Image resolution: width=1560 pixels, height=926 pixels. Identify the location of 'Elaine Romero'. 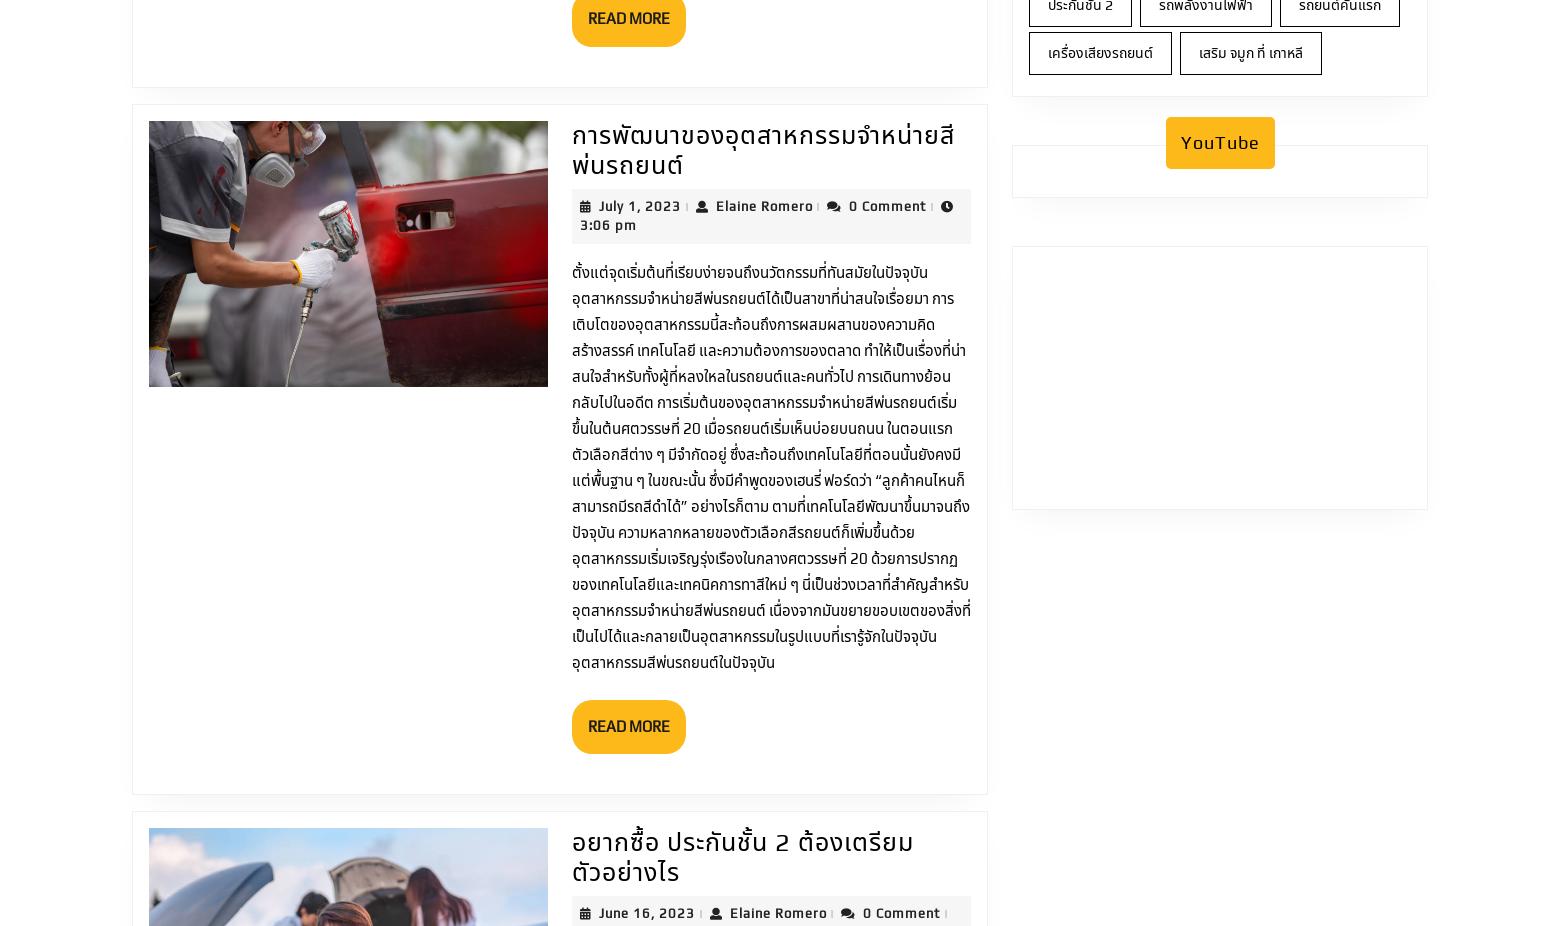
(807, 89).